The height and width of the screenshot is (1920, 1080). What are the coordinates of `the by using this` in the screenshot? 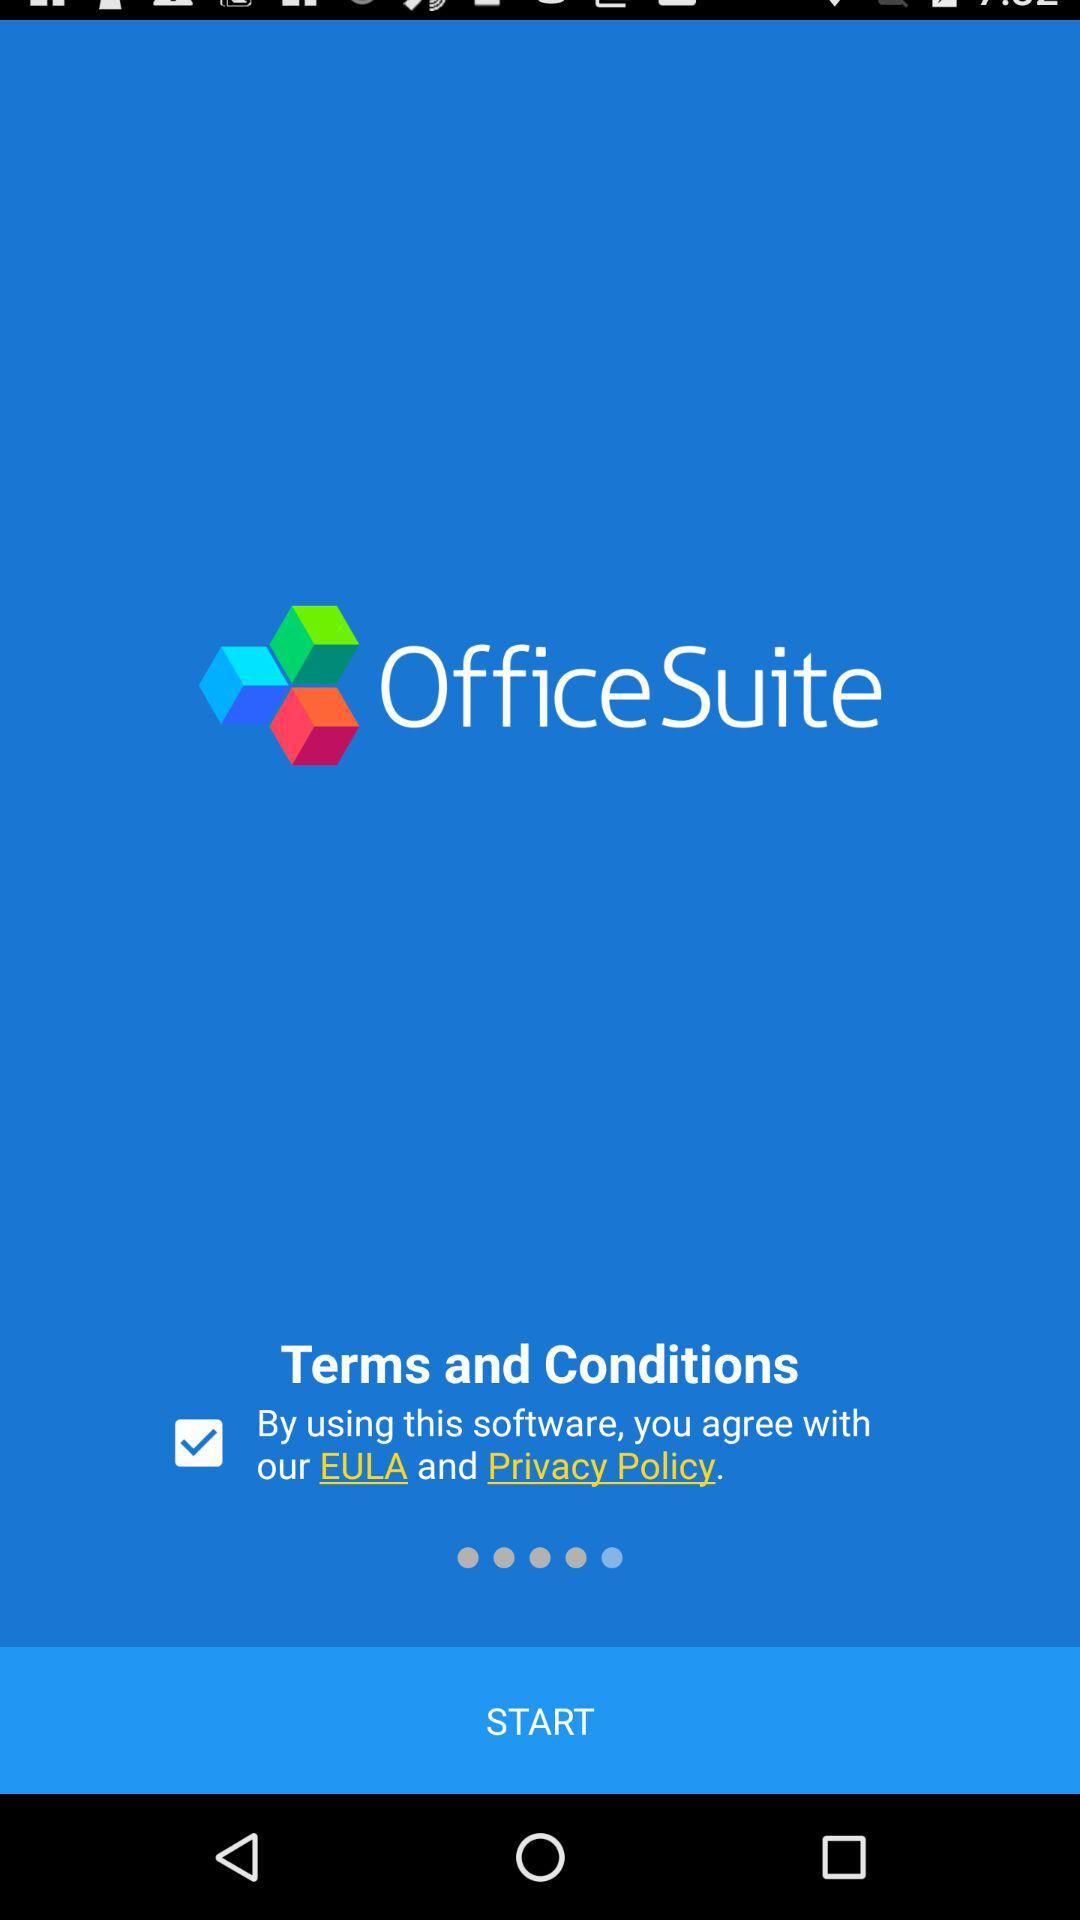 It's located at (584, 1443).